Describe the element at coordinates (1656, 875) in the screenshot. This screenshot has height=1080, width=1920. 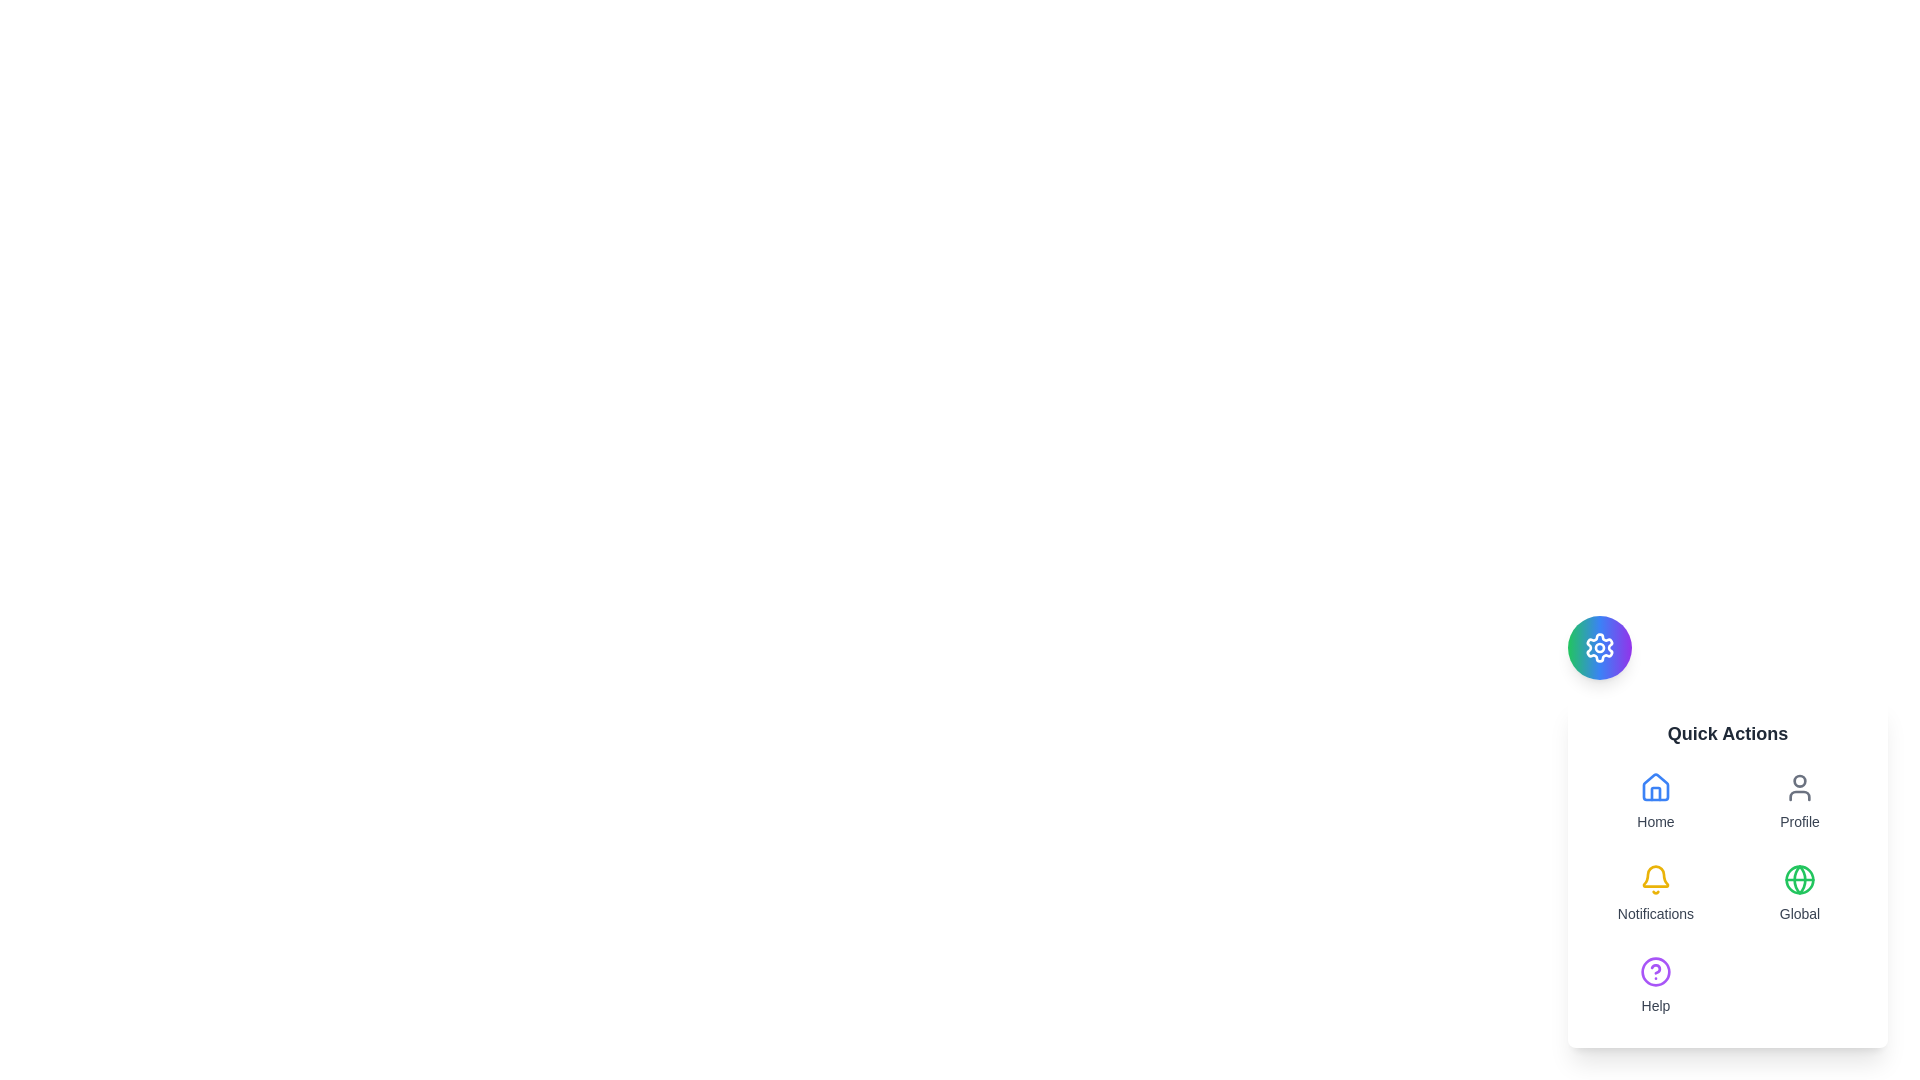
I see `the yellow bell icon representing notifications located in the 'Quick Actions' panel, which is the third option in the grid layout` at that location.